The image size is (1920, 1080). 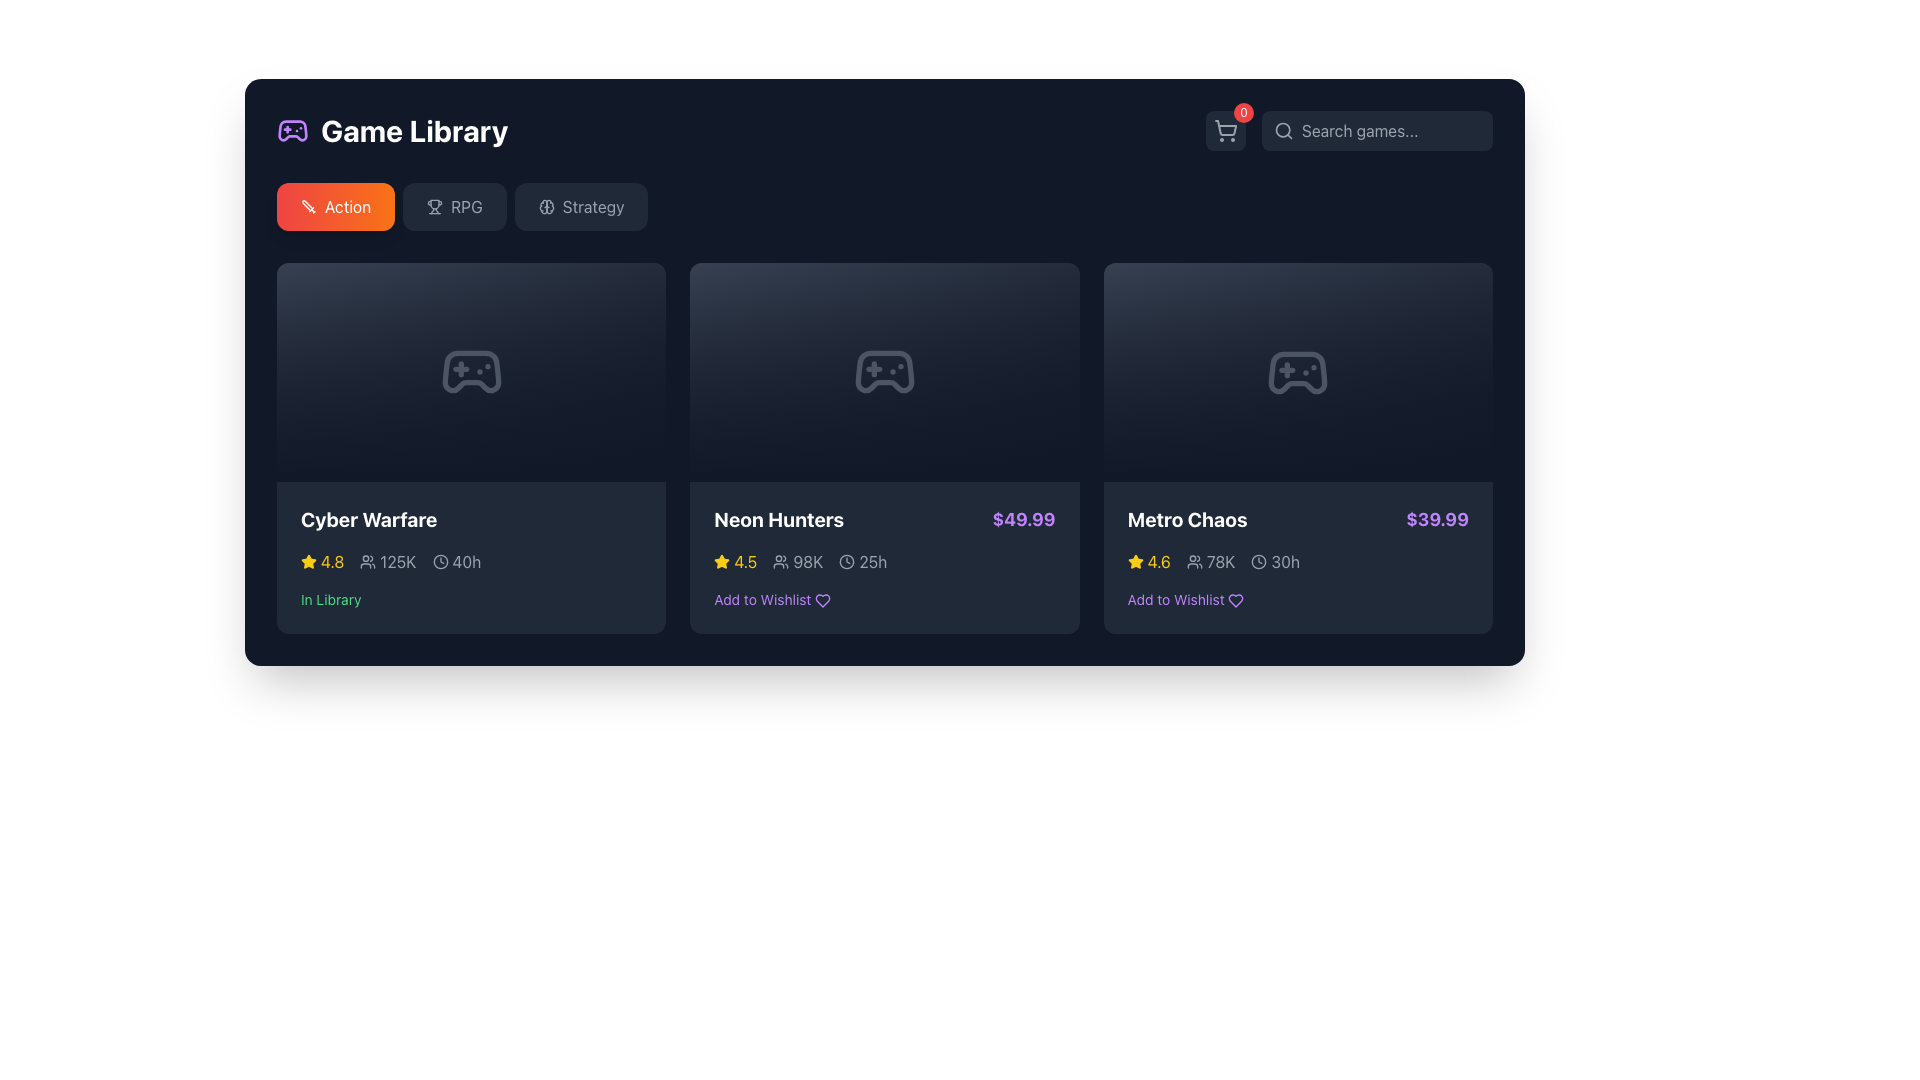 What do you see at coordinates (592, 207) in the screenshot?
I see `the 'Strategy' text label within the button in the navigation bar` at bounding box center [592, 207].